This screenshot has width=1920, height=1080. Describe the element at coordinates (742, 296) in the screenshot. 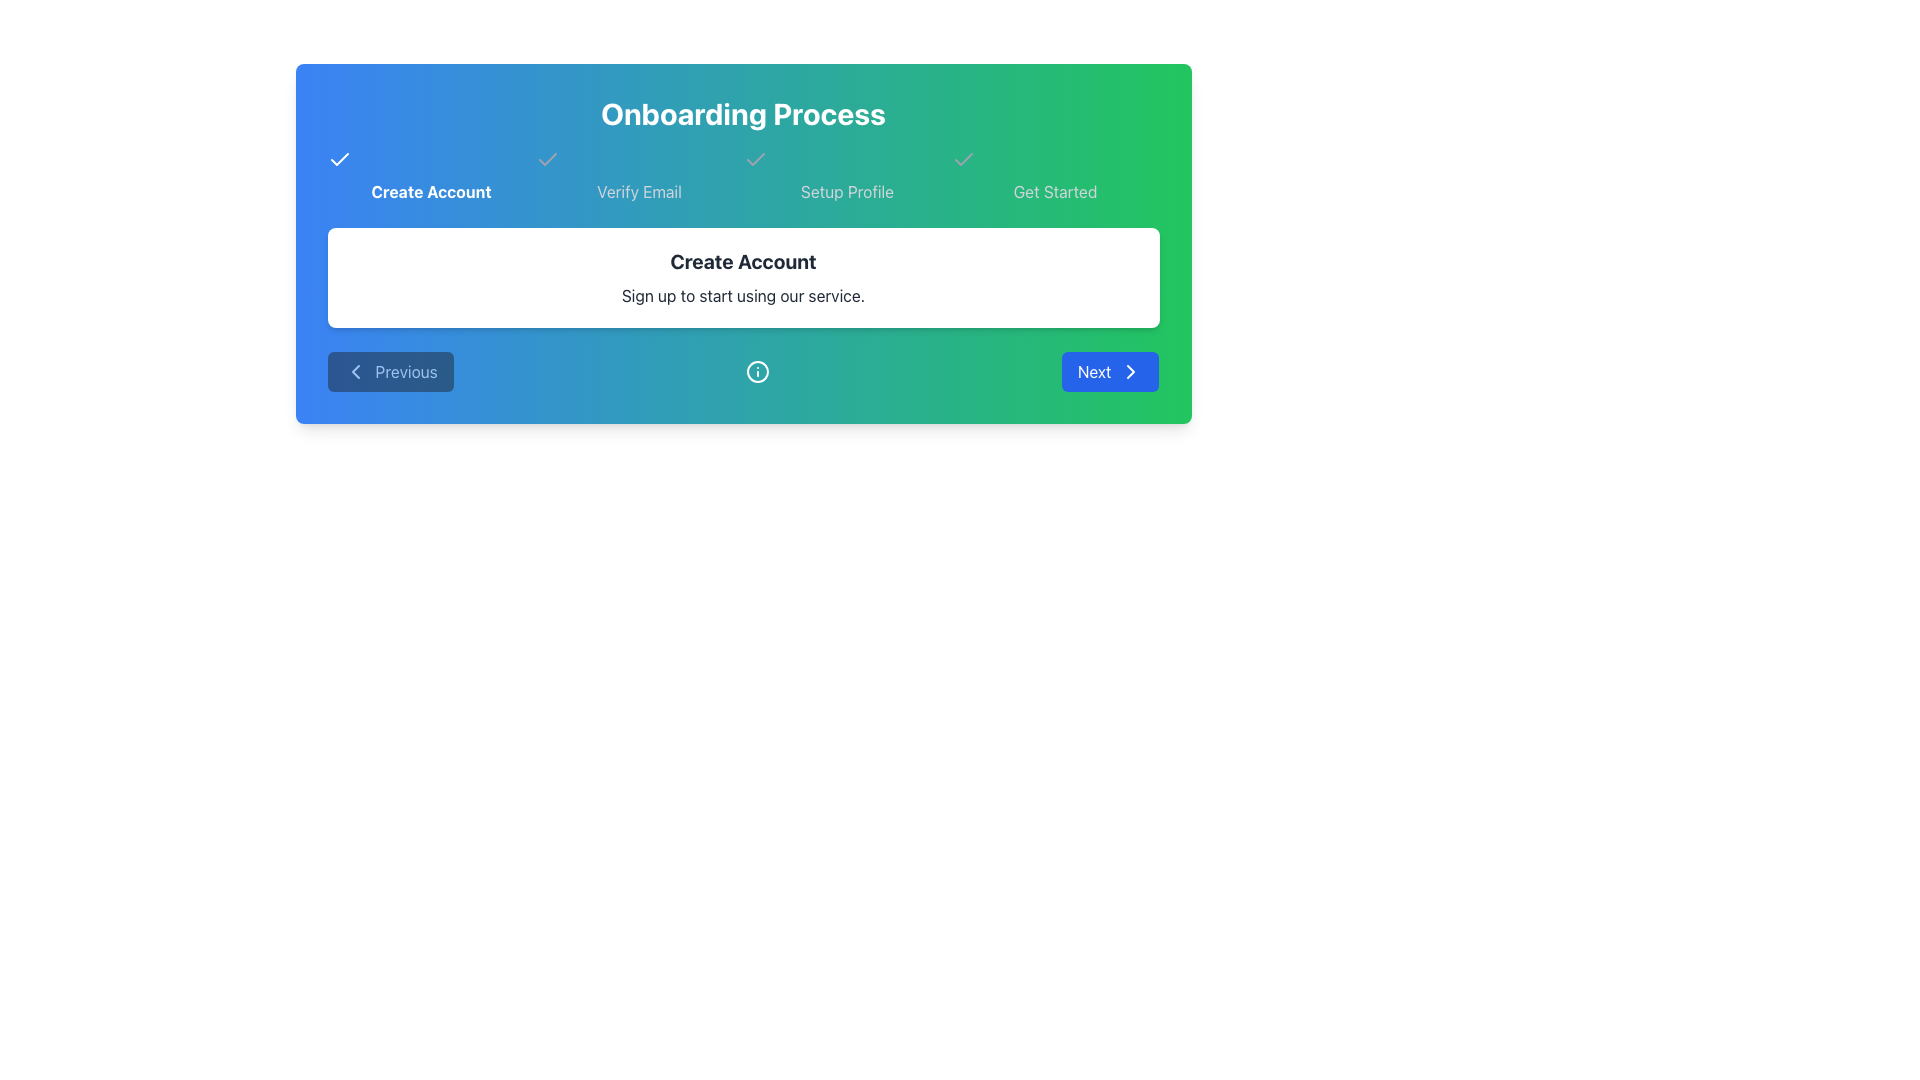

I see `the Text Label that provides context and instructions for the onboarding process, located directly below the 'Create Account' label` at that location.